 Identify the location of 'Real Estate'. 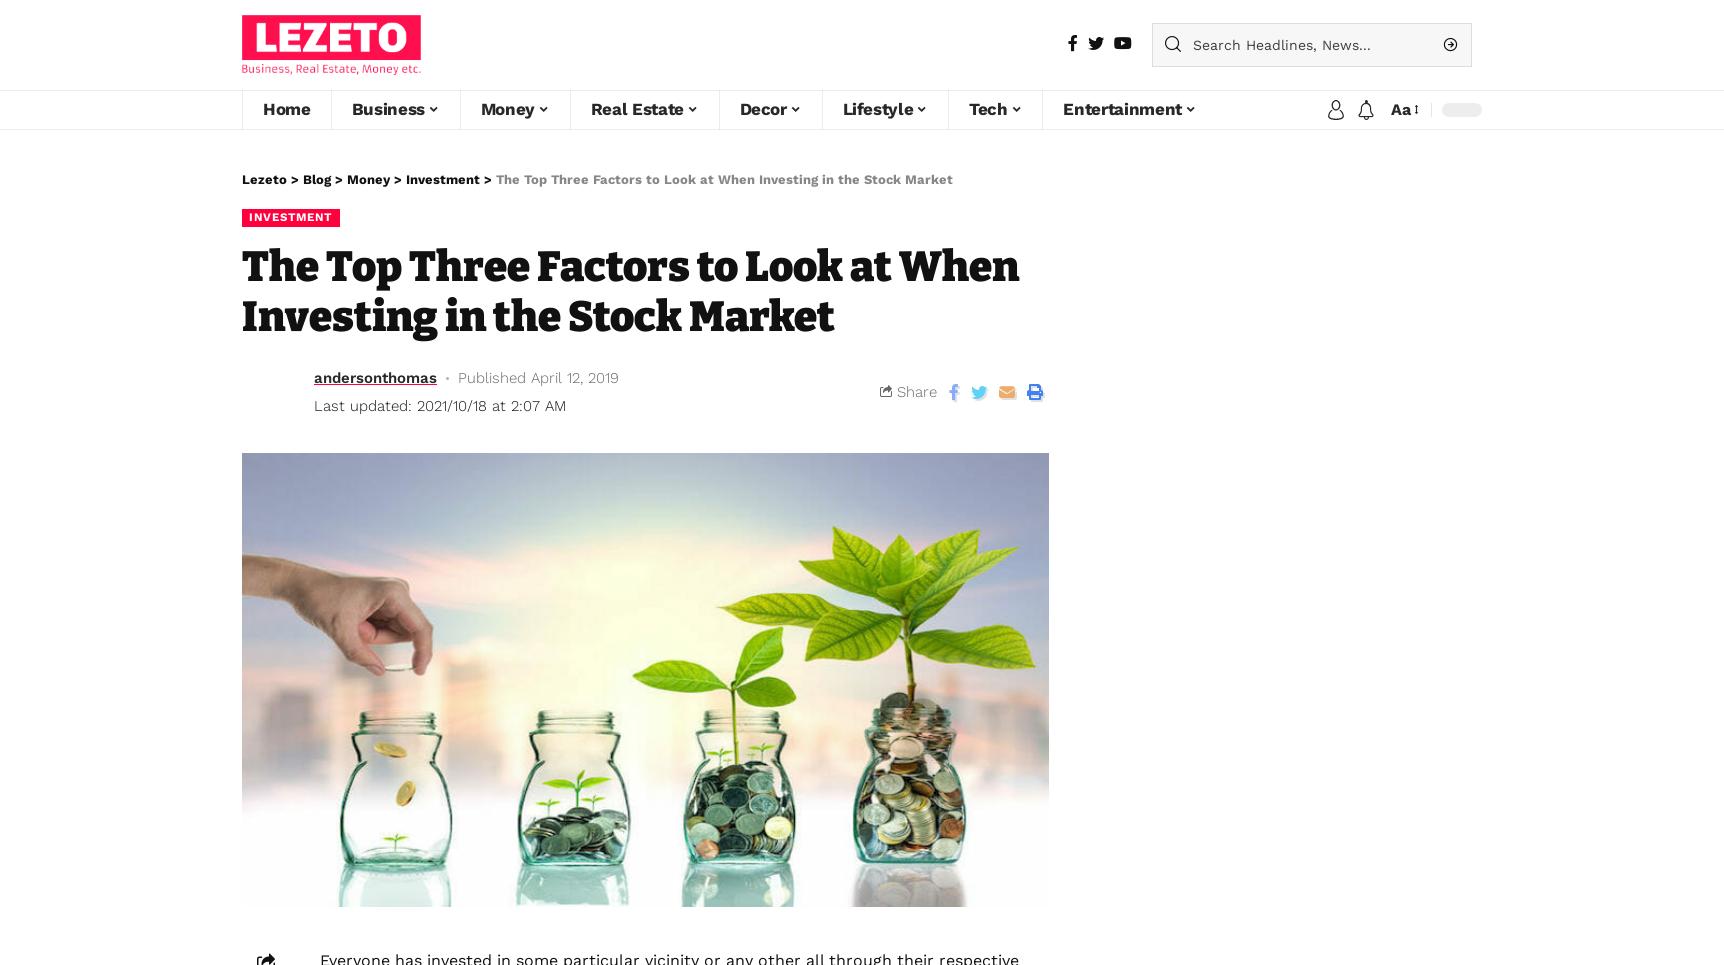
(636, 108).